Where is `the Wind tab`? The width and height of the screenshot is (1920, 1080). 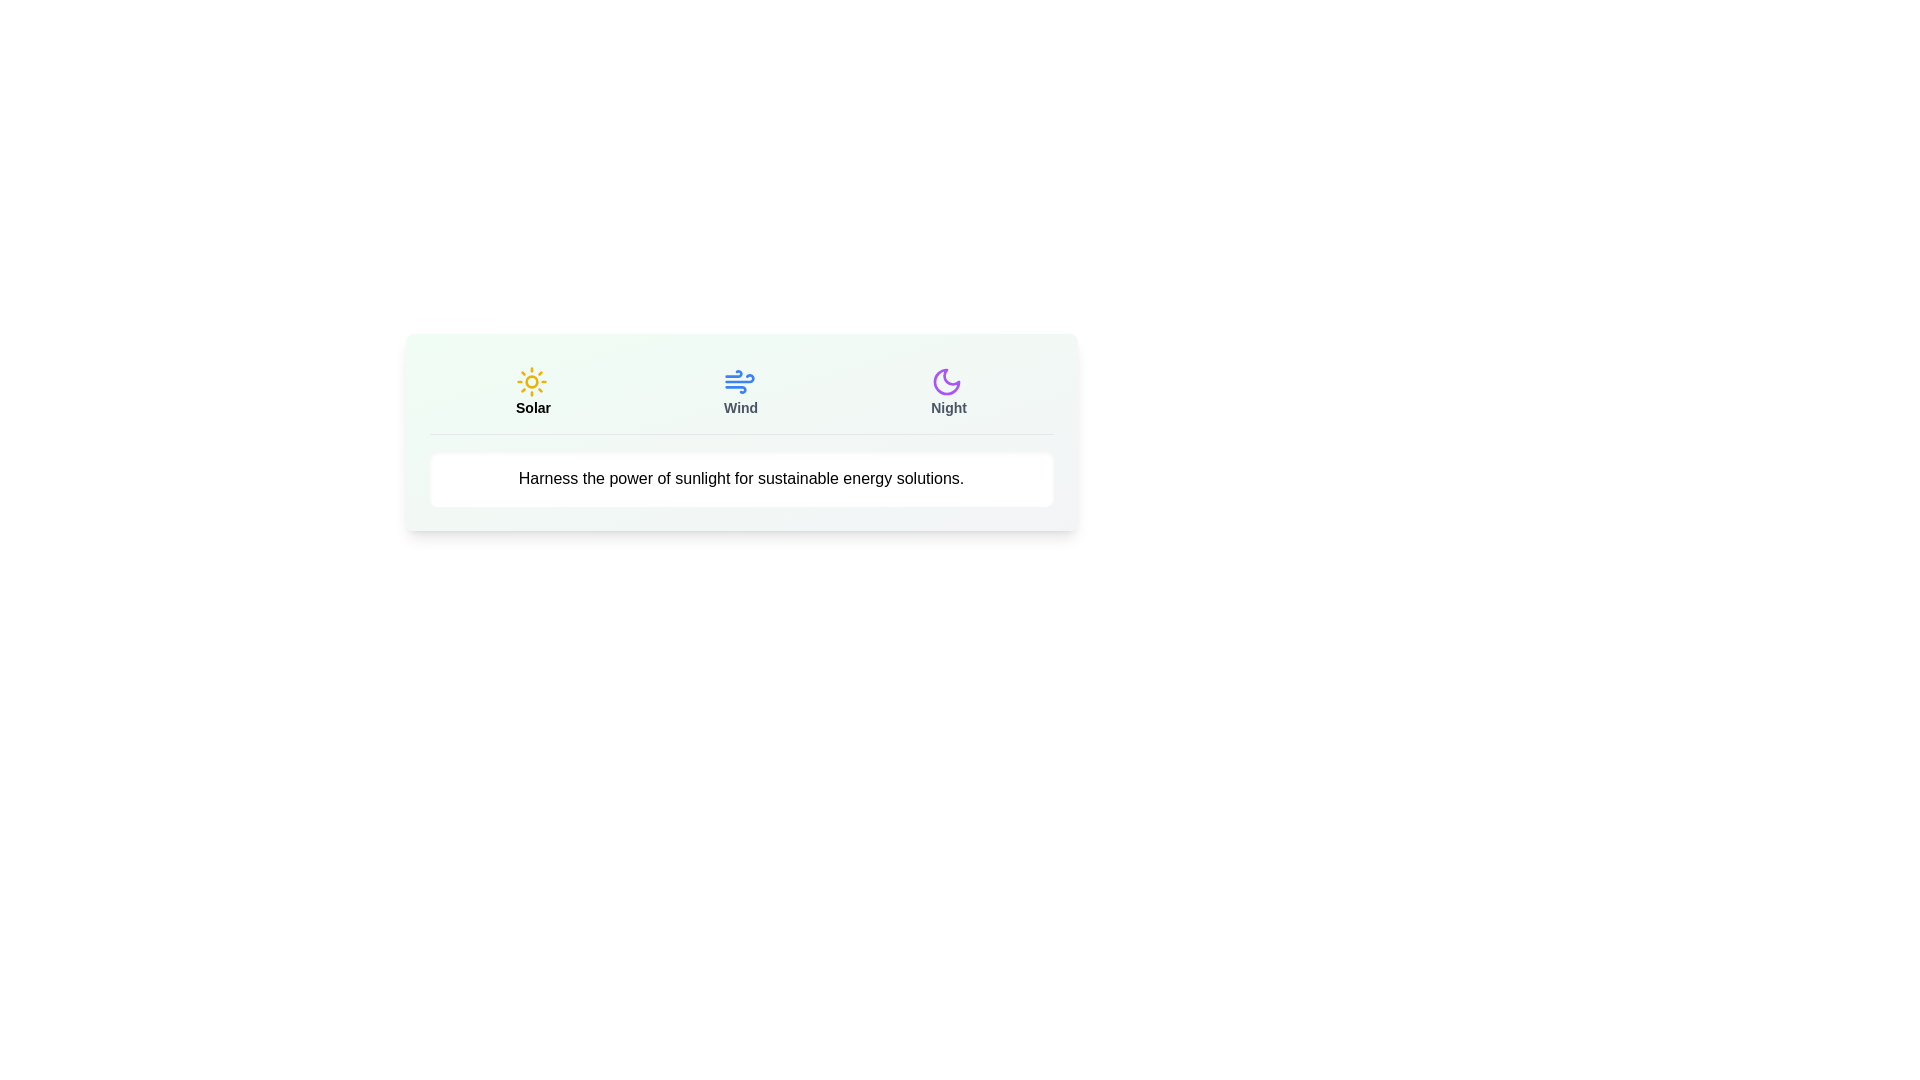
the Wind tab is located at coordinates (740, 392).